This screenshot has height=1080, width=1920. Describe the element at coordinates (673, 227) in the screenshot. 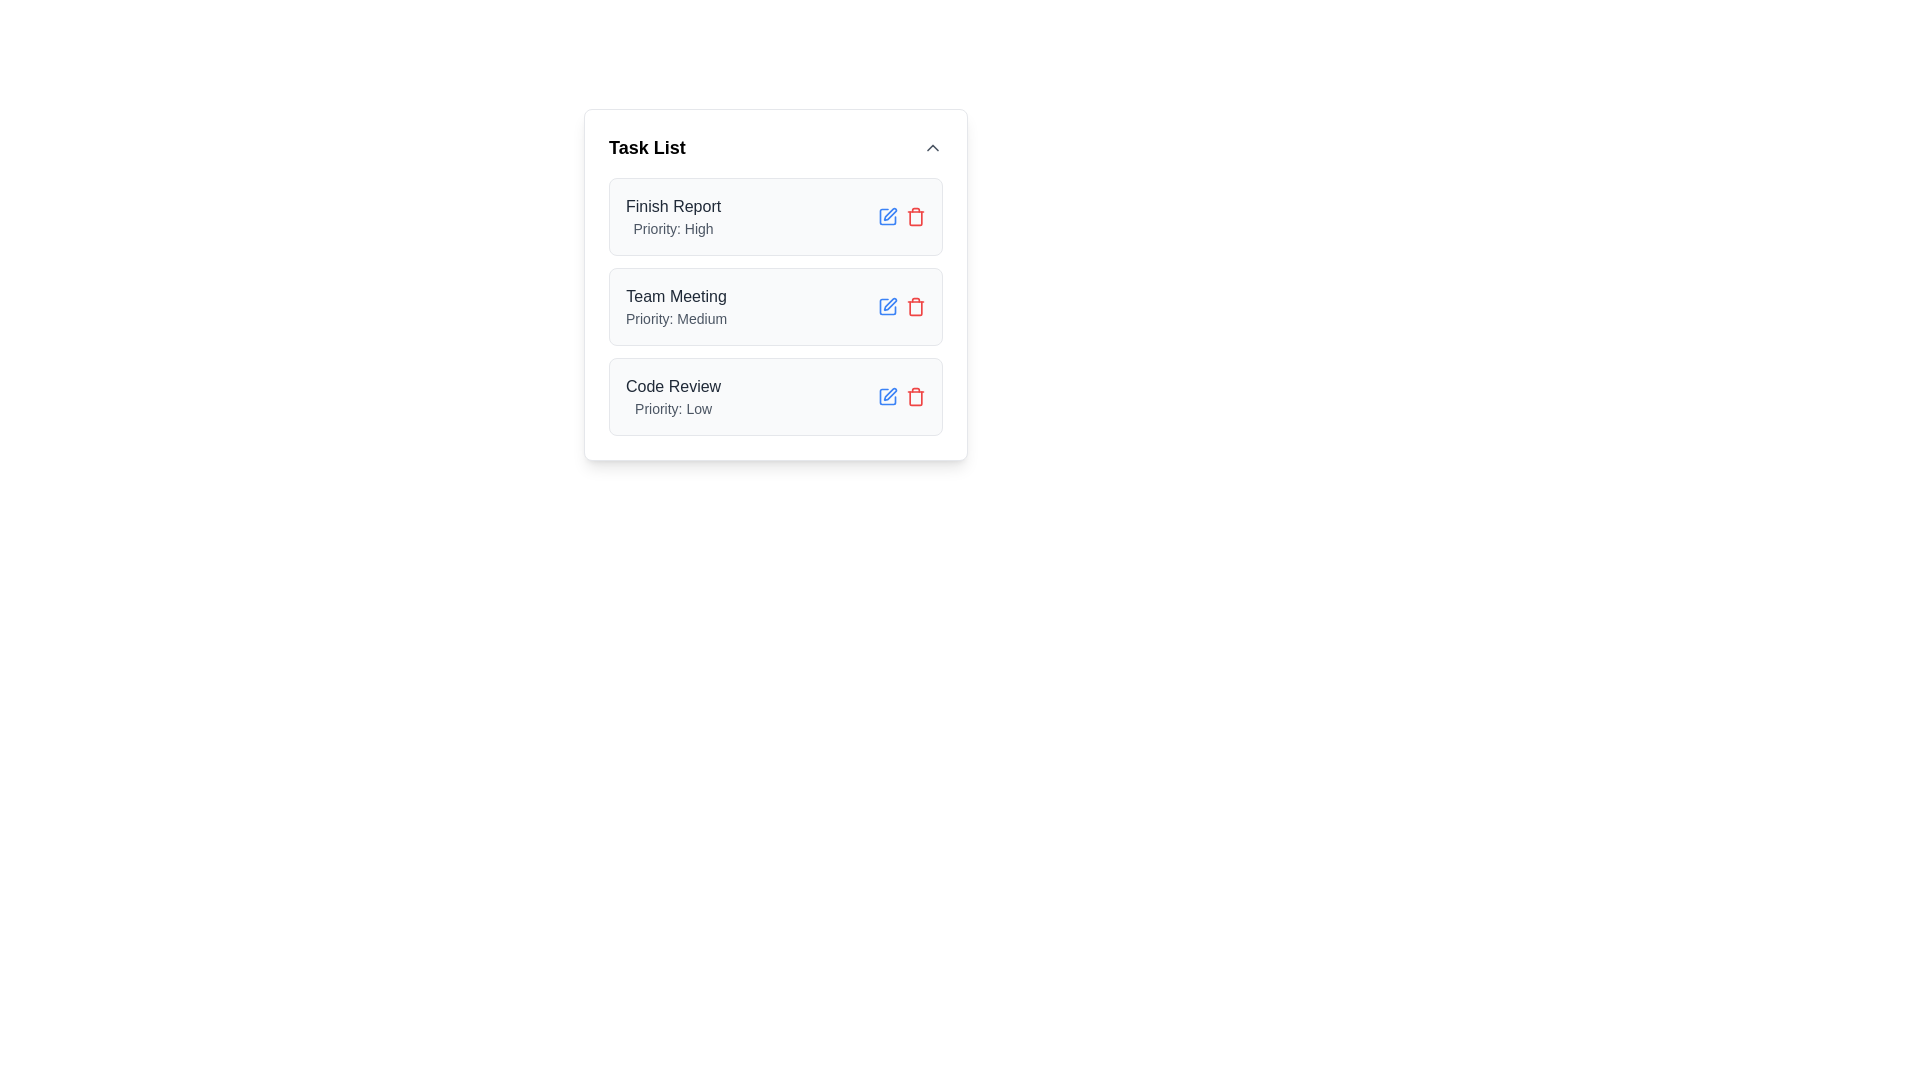

I see `text label indicating the priority level ('High') of the task 'Finish Report' located in the first task card of the task list` at that location.